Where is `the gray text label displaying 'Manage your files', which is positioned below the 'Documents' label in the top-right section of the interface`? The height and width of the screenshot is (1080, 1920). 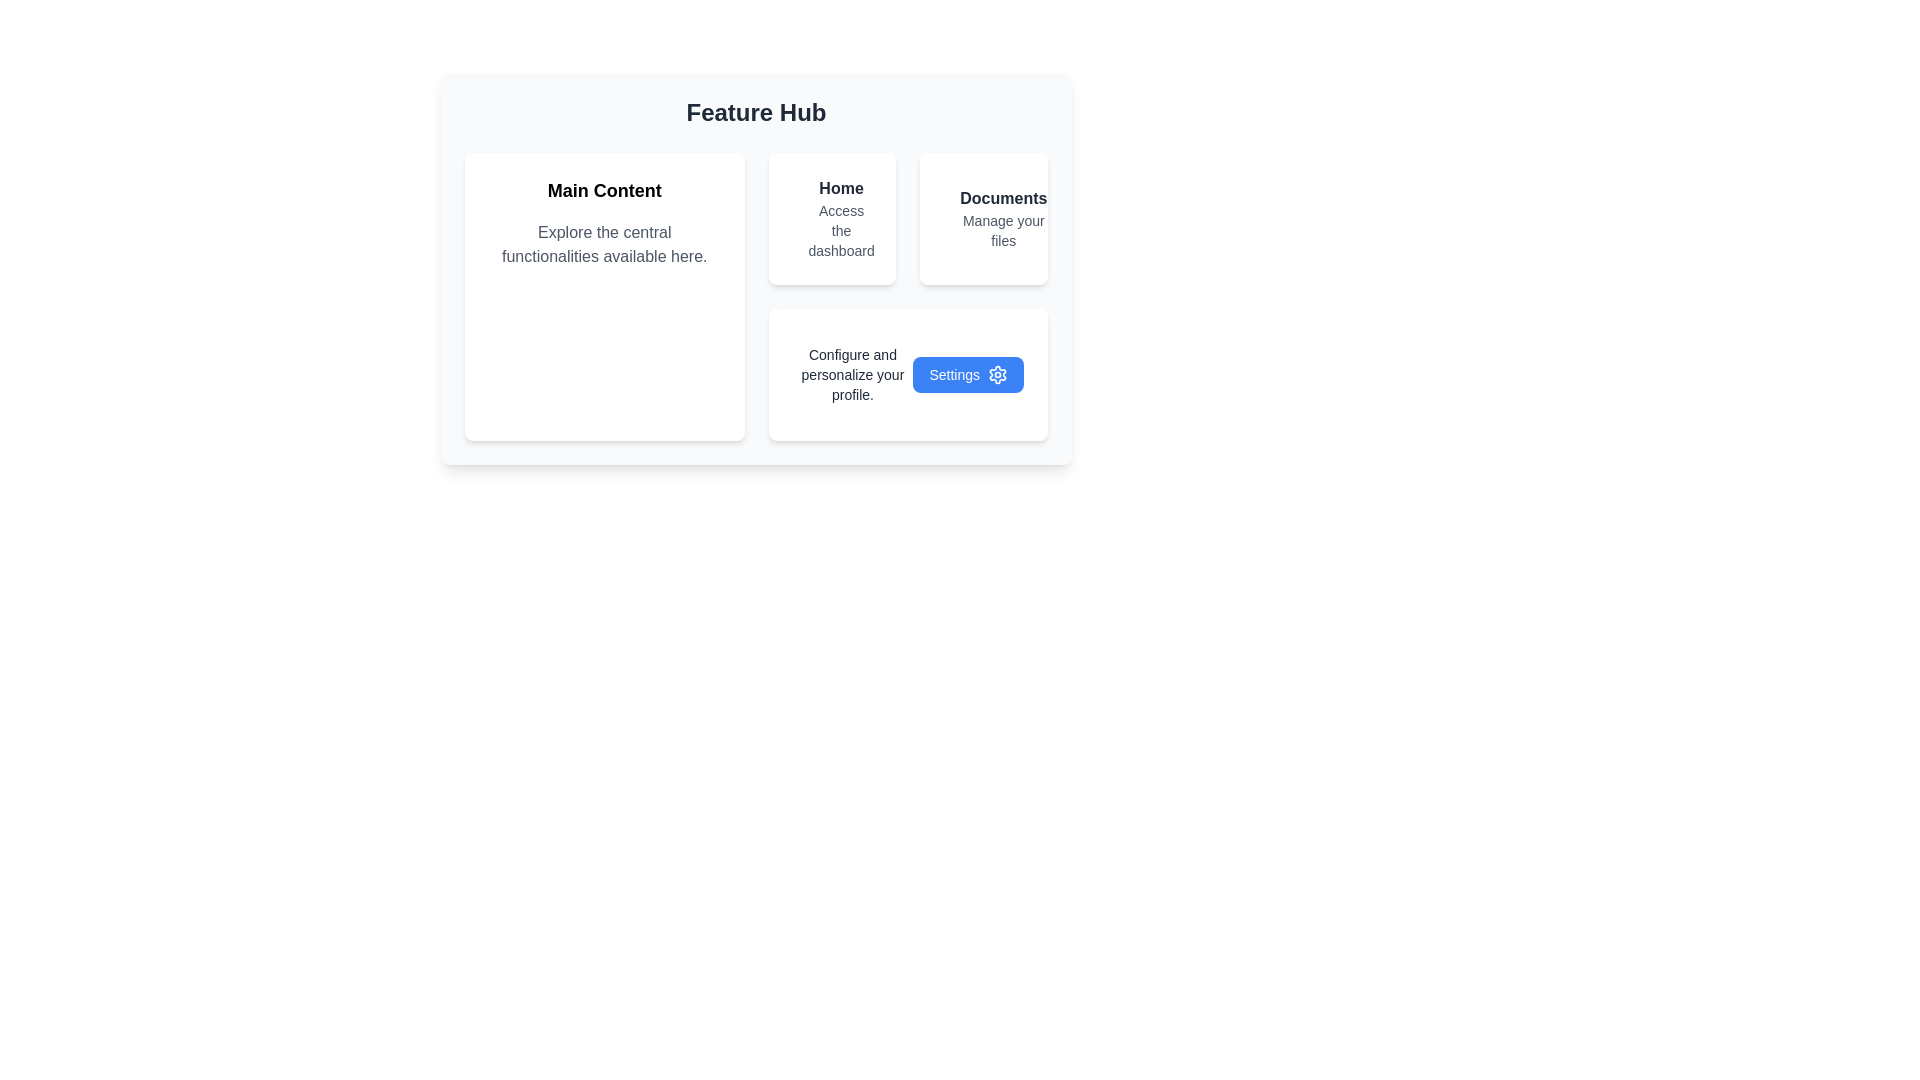
the gray text label displaying 'Manage your files', which is positioned below the 'Documents' label in the top-right section of the interface is located at coordinates (1003, 230).